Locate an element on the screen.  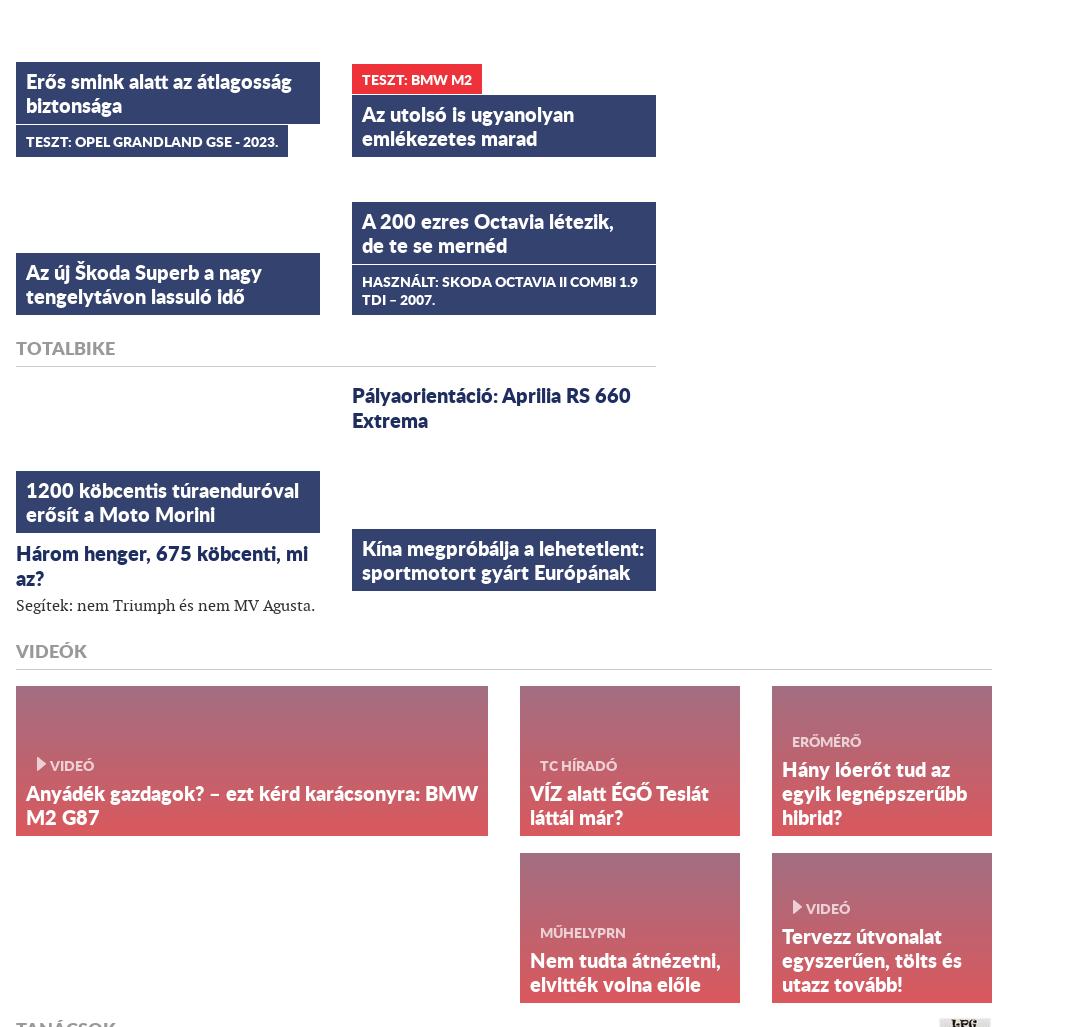
'Anyádék gazdagok? – ezt kérd karácsonyra: BMW M2 G87' is located at coordinates (250, 804).